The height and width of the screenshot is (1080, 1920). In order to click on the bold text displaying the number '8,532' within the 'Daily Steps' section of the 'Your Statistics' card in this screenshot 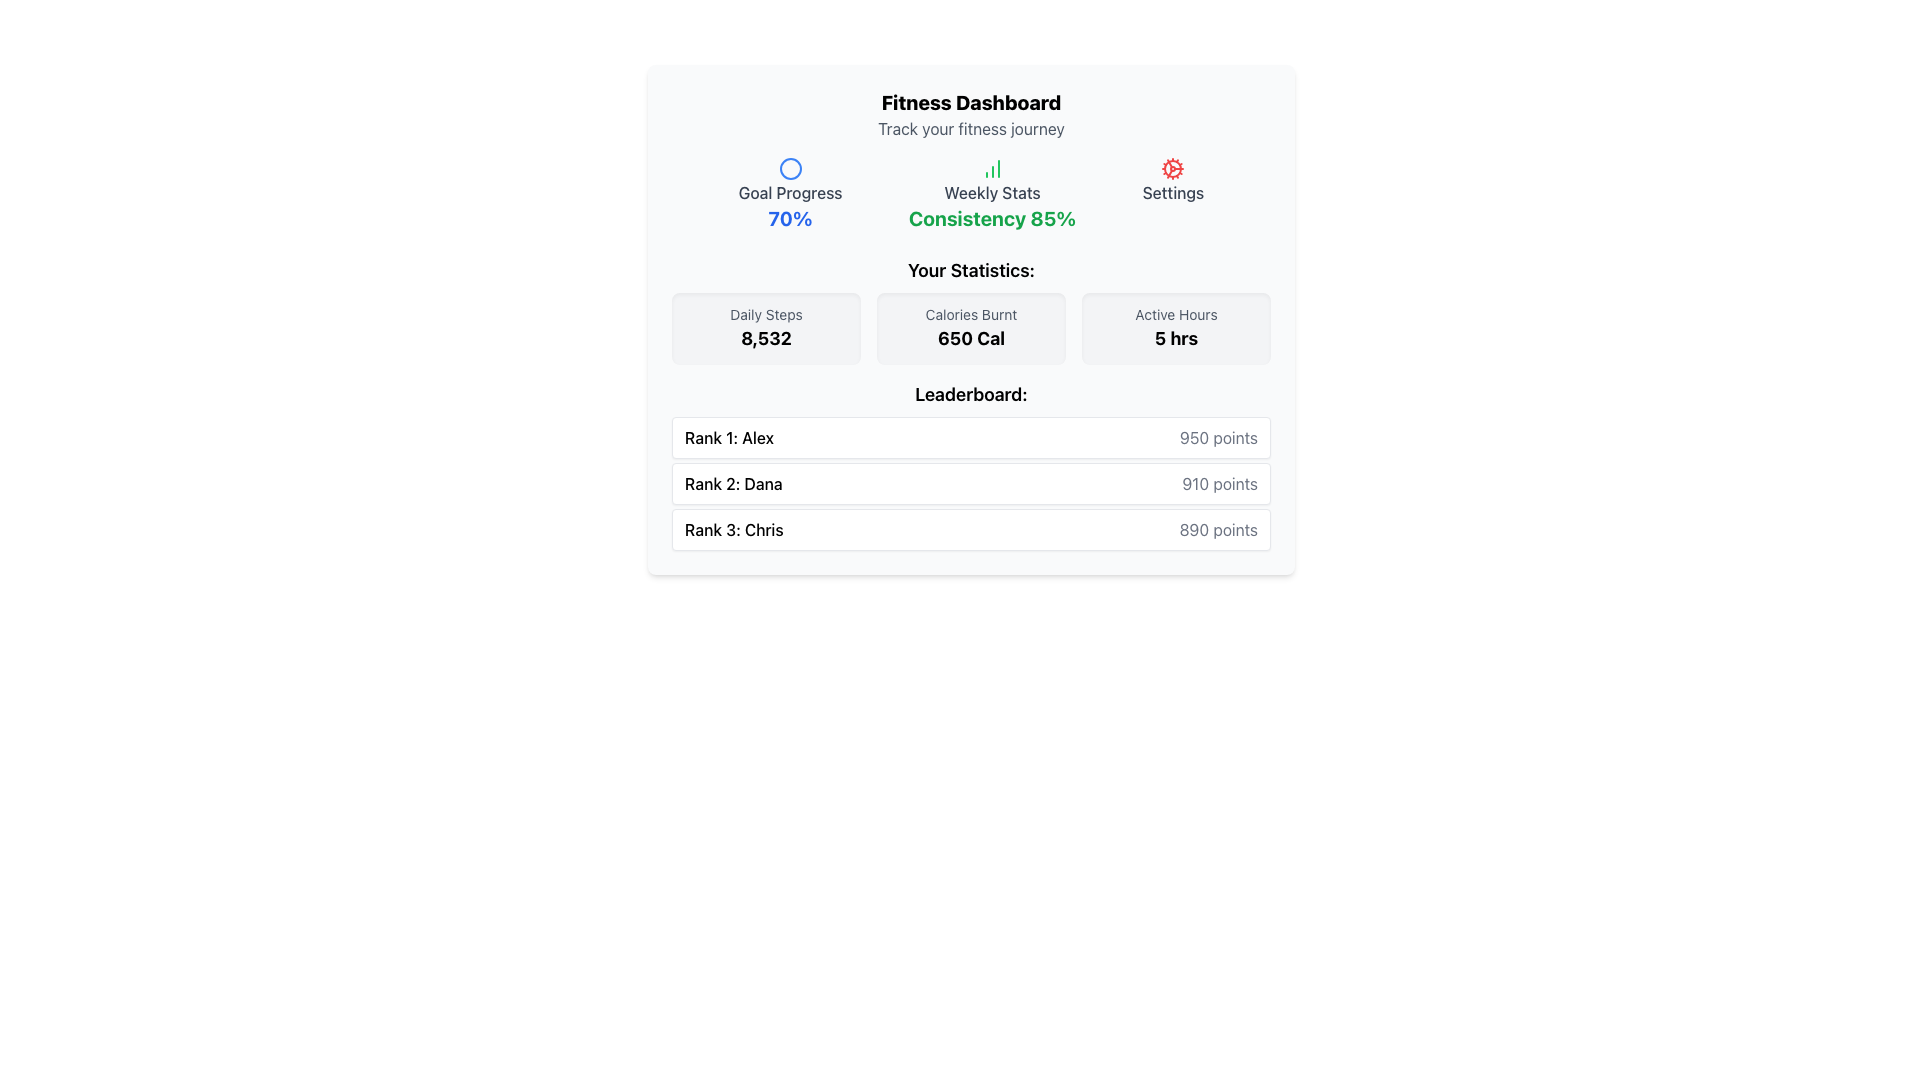, I will do `click(765, 338)`.